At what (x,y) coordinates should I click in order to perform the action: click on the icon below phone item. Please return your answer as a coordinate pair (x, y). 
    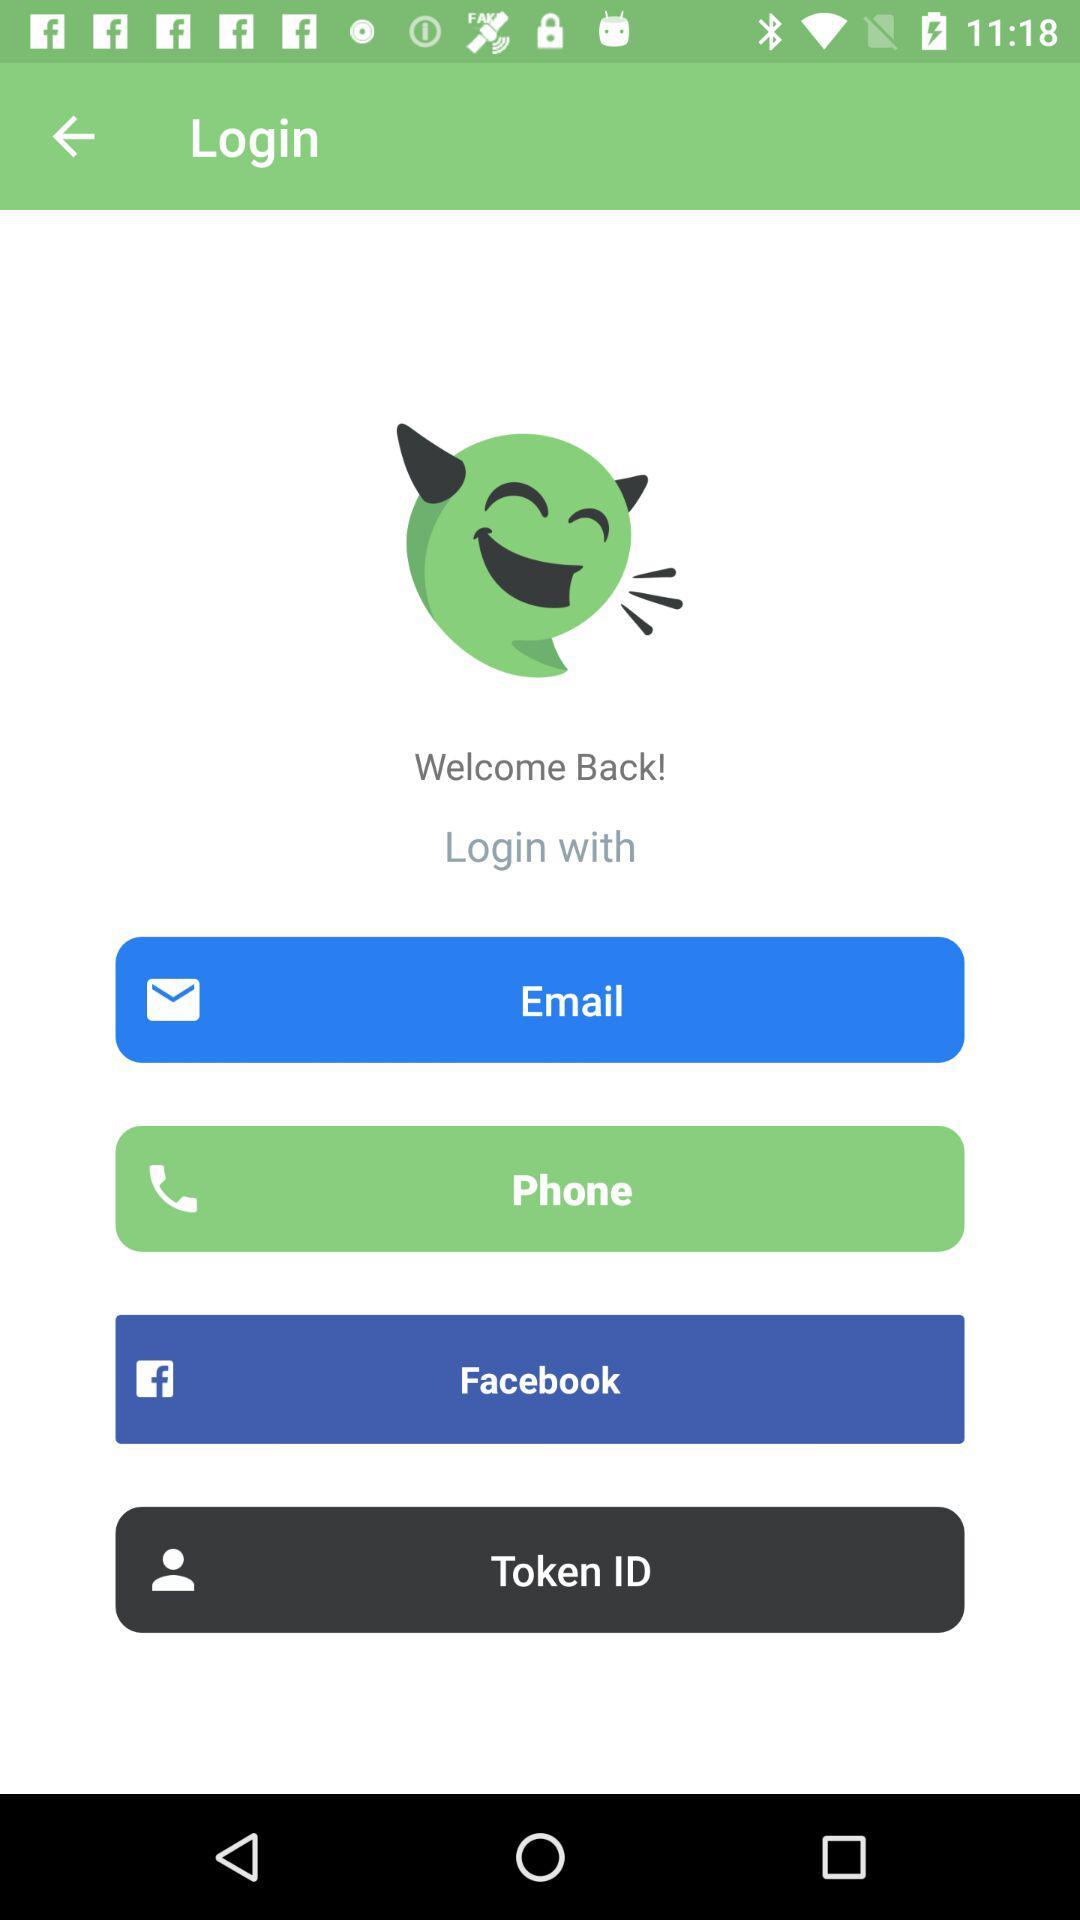
    Looking at the image, I should click on (540, 1378).